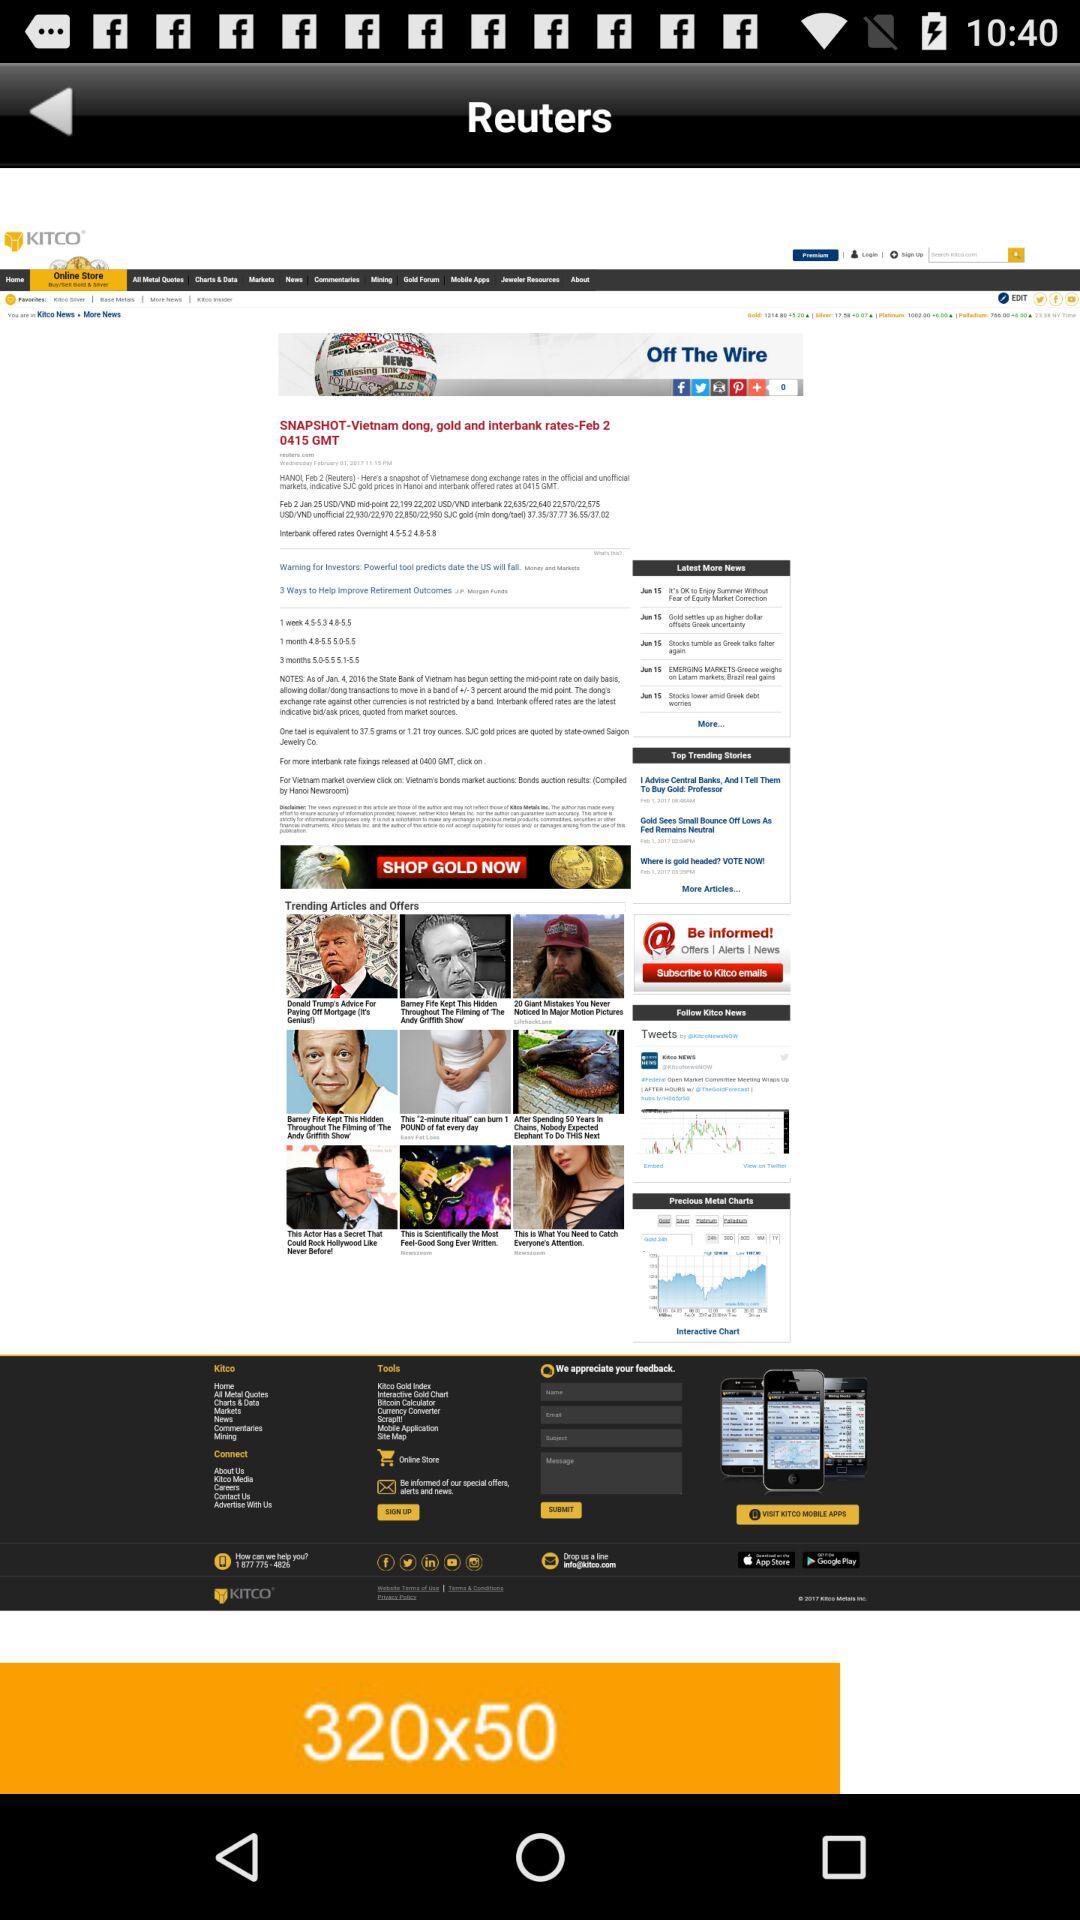 The height and width of the screenshot is (1920, 1080). Describe the element at coordinates (50, 114) in the screenshot. I see `left` at that location.